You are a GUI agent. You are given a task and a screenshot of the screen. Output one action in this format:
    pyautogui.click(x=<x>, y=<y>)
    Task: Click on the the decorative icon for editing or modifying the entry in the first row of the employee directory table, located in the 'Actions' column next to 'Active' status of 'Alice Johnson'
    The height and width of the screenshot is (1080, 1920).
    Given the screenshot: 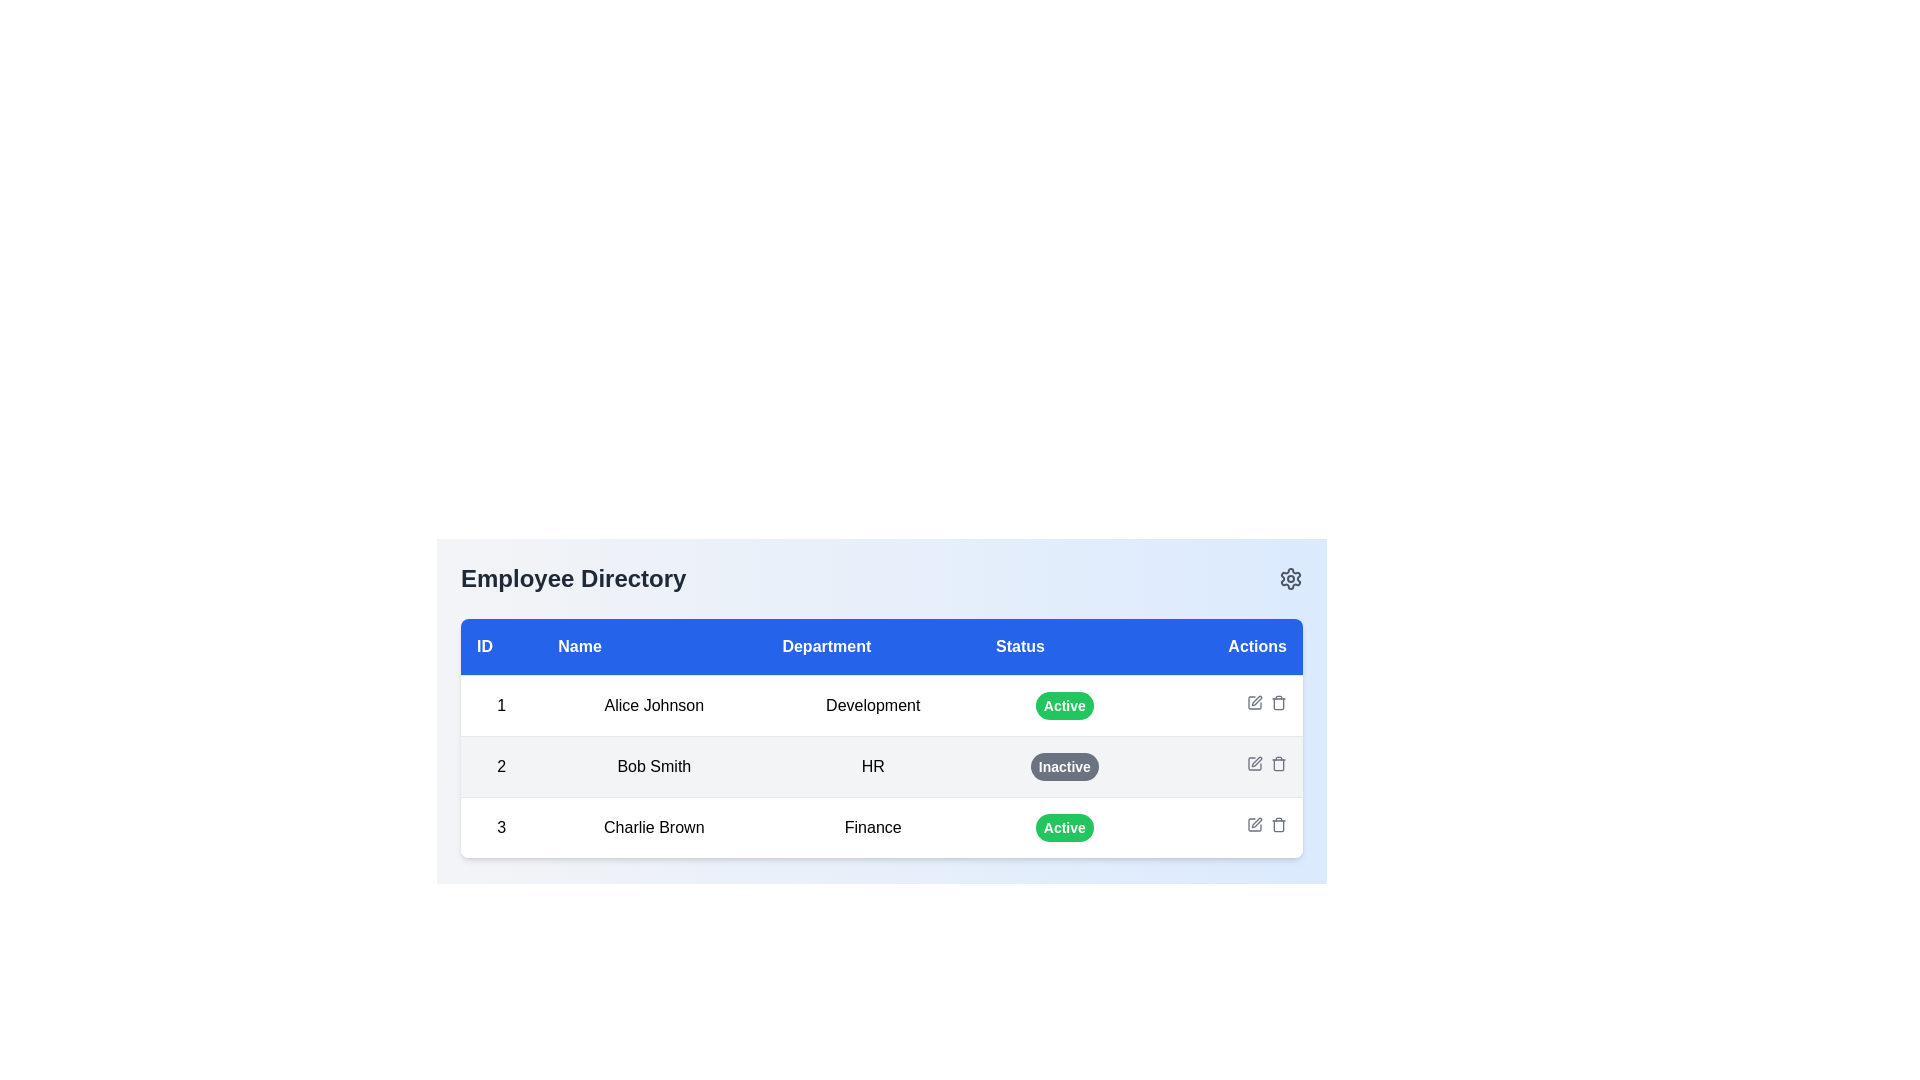 What is the action you would take?
    pyautogui.click(x=1253, y=701)
    